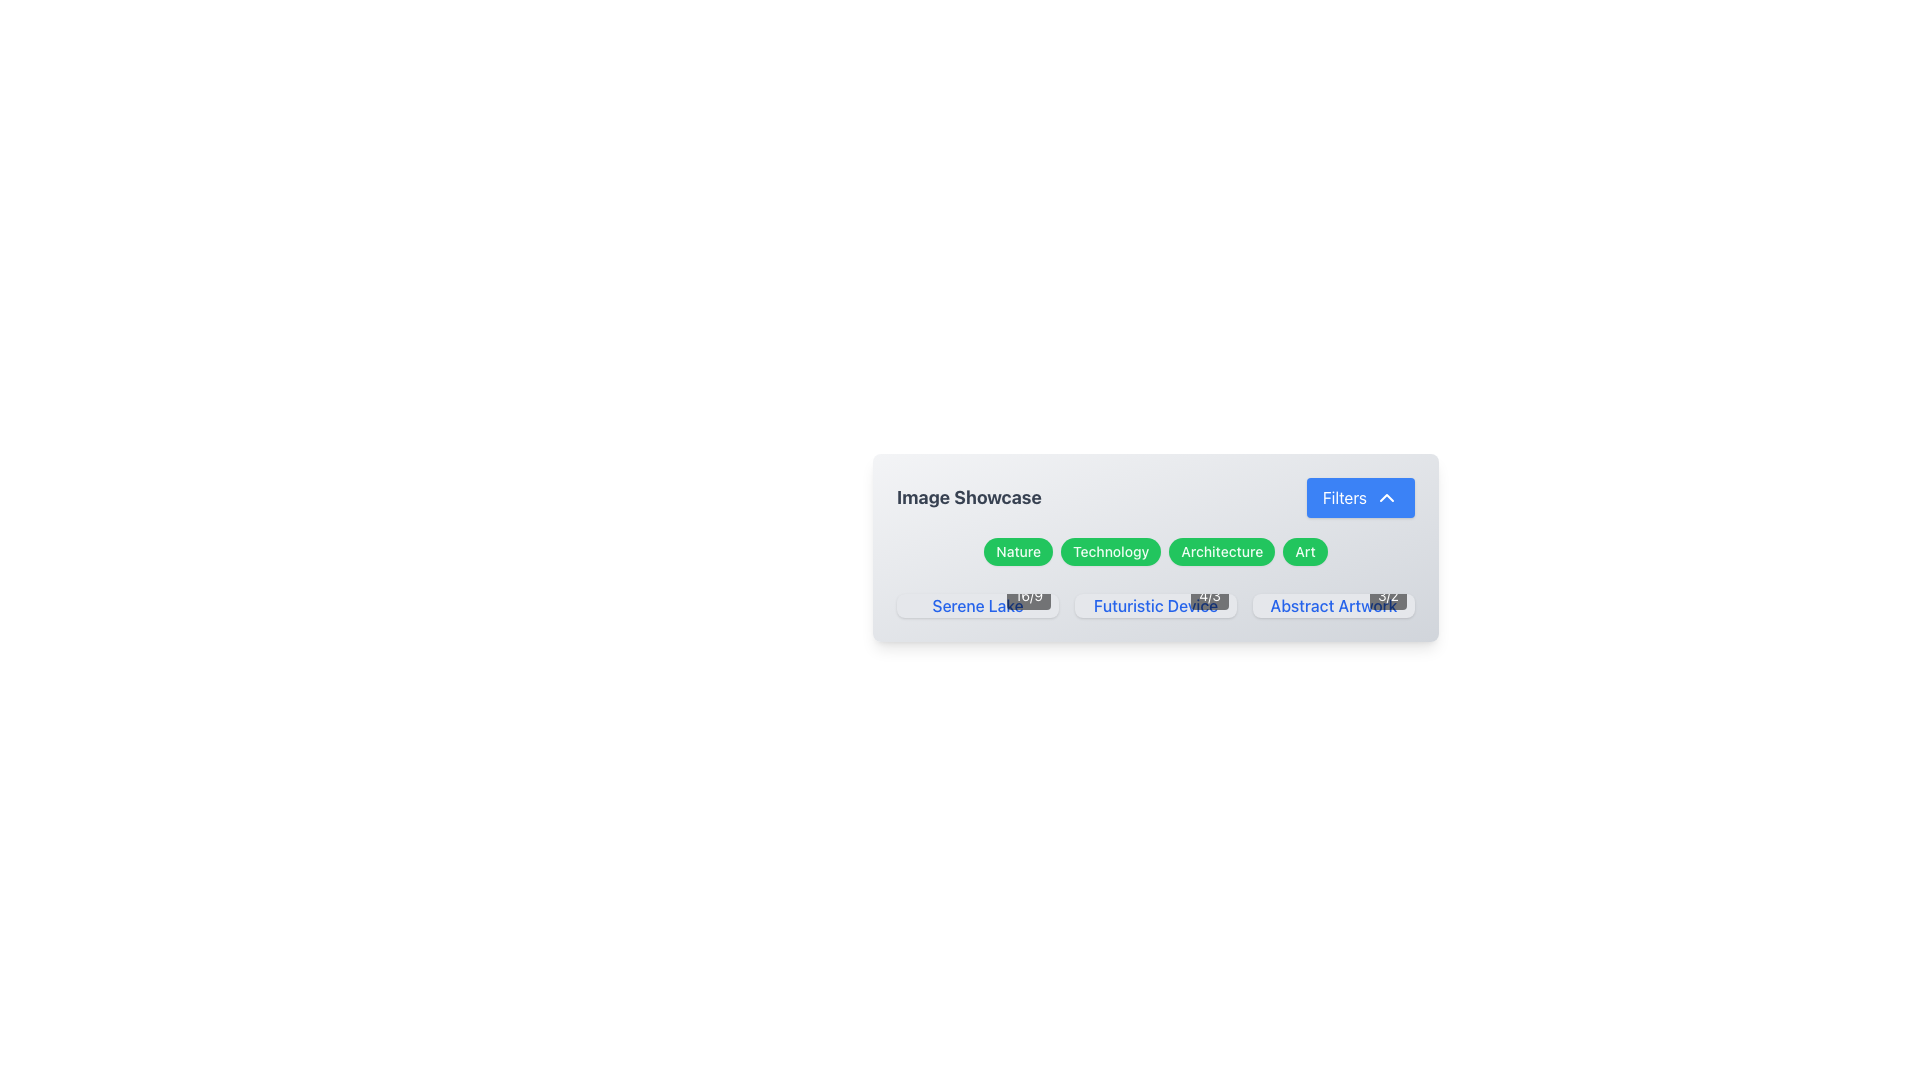 The height and width of the screenshot is (1080, 1920). I want to click on the 'Art' category filter button, which is the fourth button in a horizontal list of similar buttons including 'Nature', 'Technology', and 'Architecture', so click(1305, 551).